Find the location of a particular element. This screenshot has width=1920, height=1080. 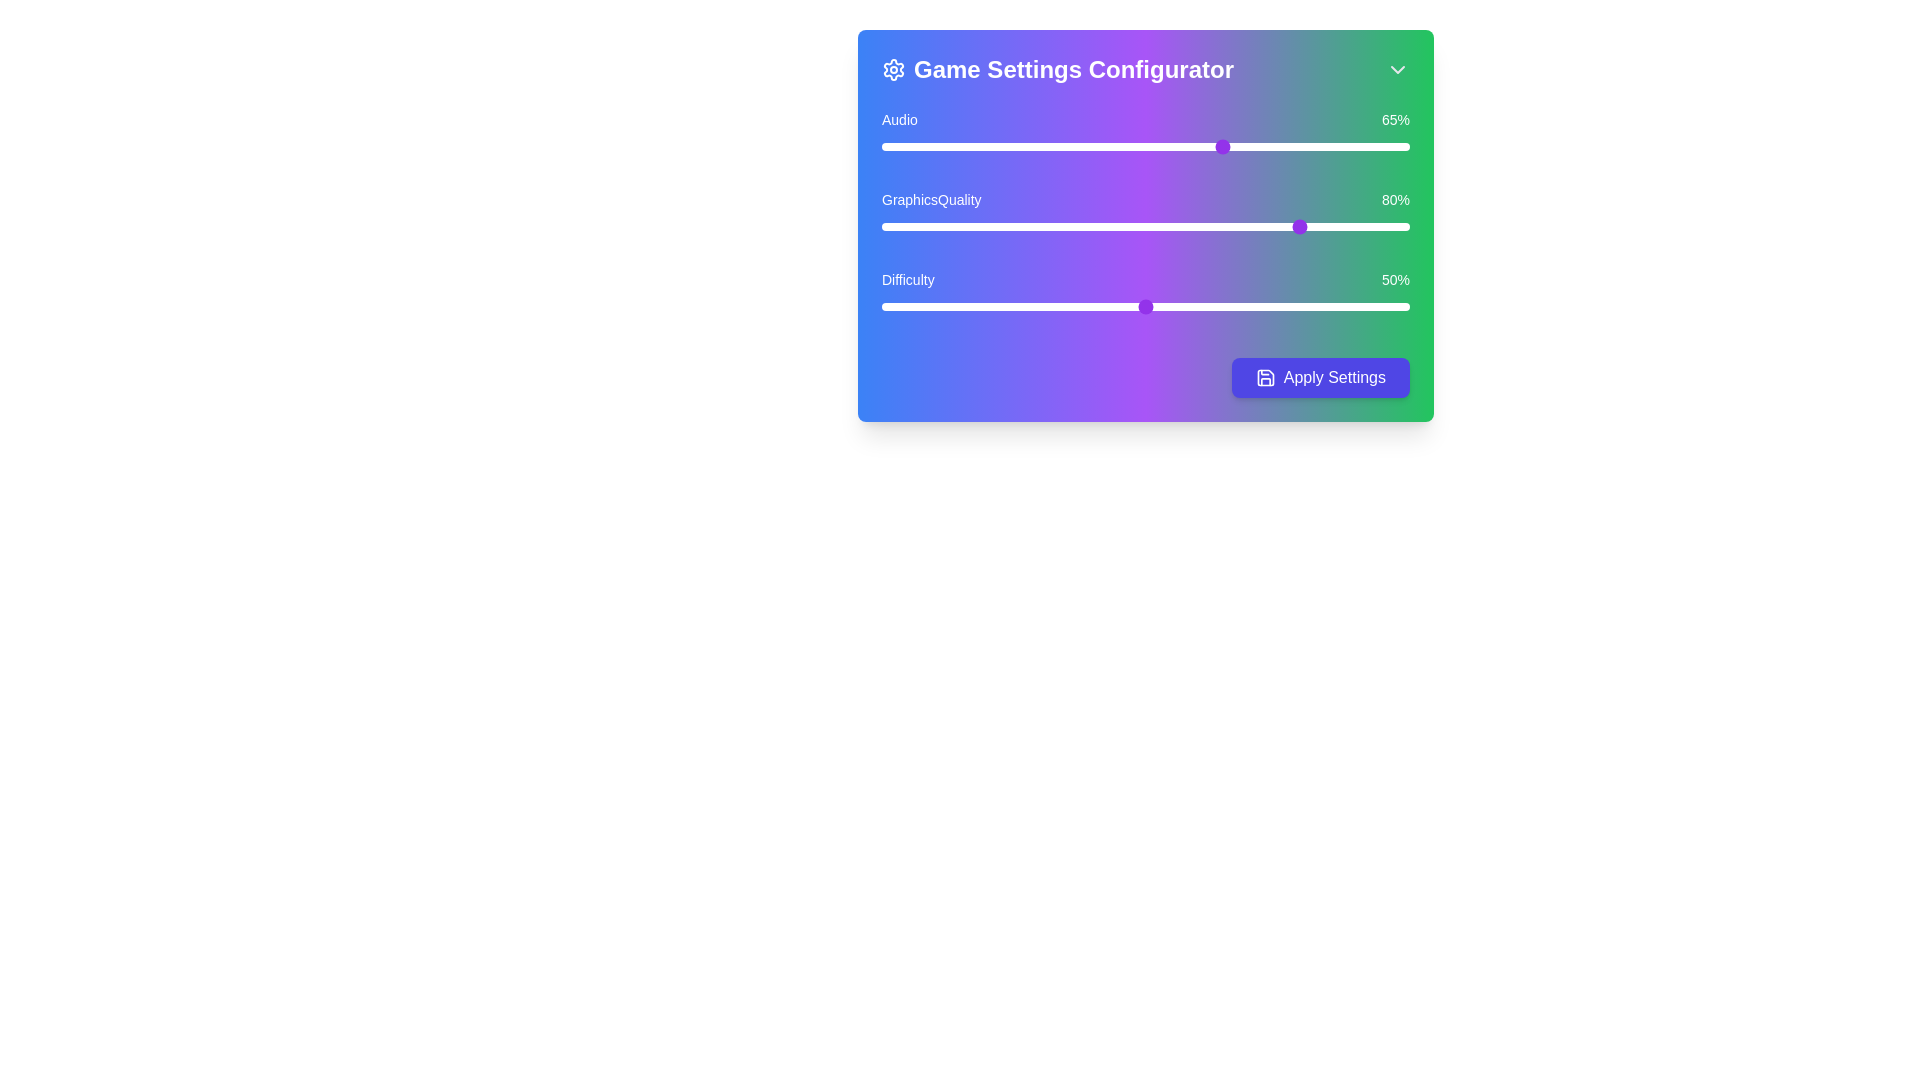

the downward arrow icon with a thin white outline on a green background in the 'Game Settings Configurator' for visual feedback is located at coordinates (1396, 68).